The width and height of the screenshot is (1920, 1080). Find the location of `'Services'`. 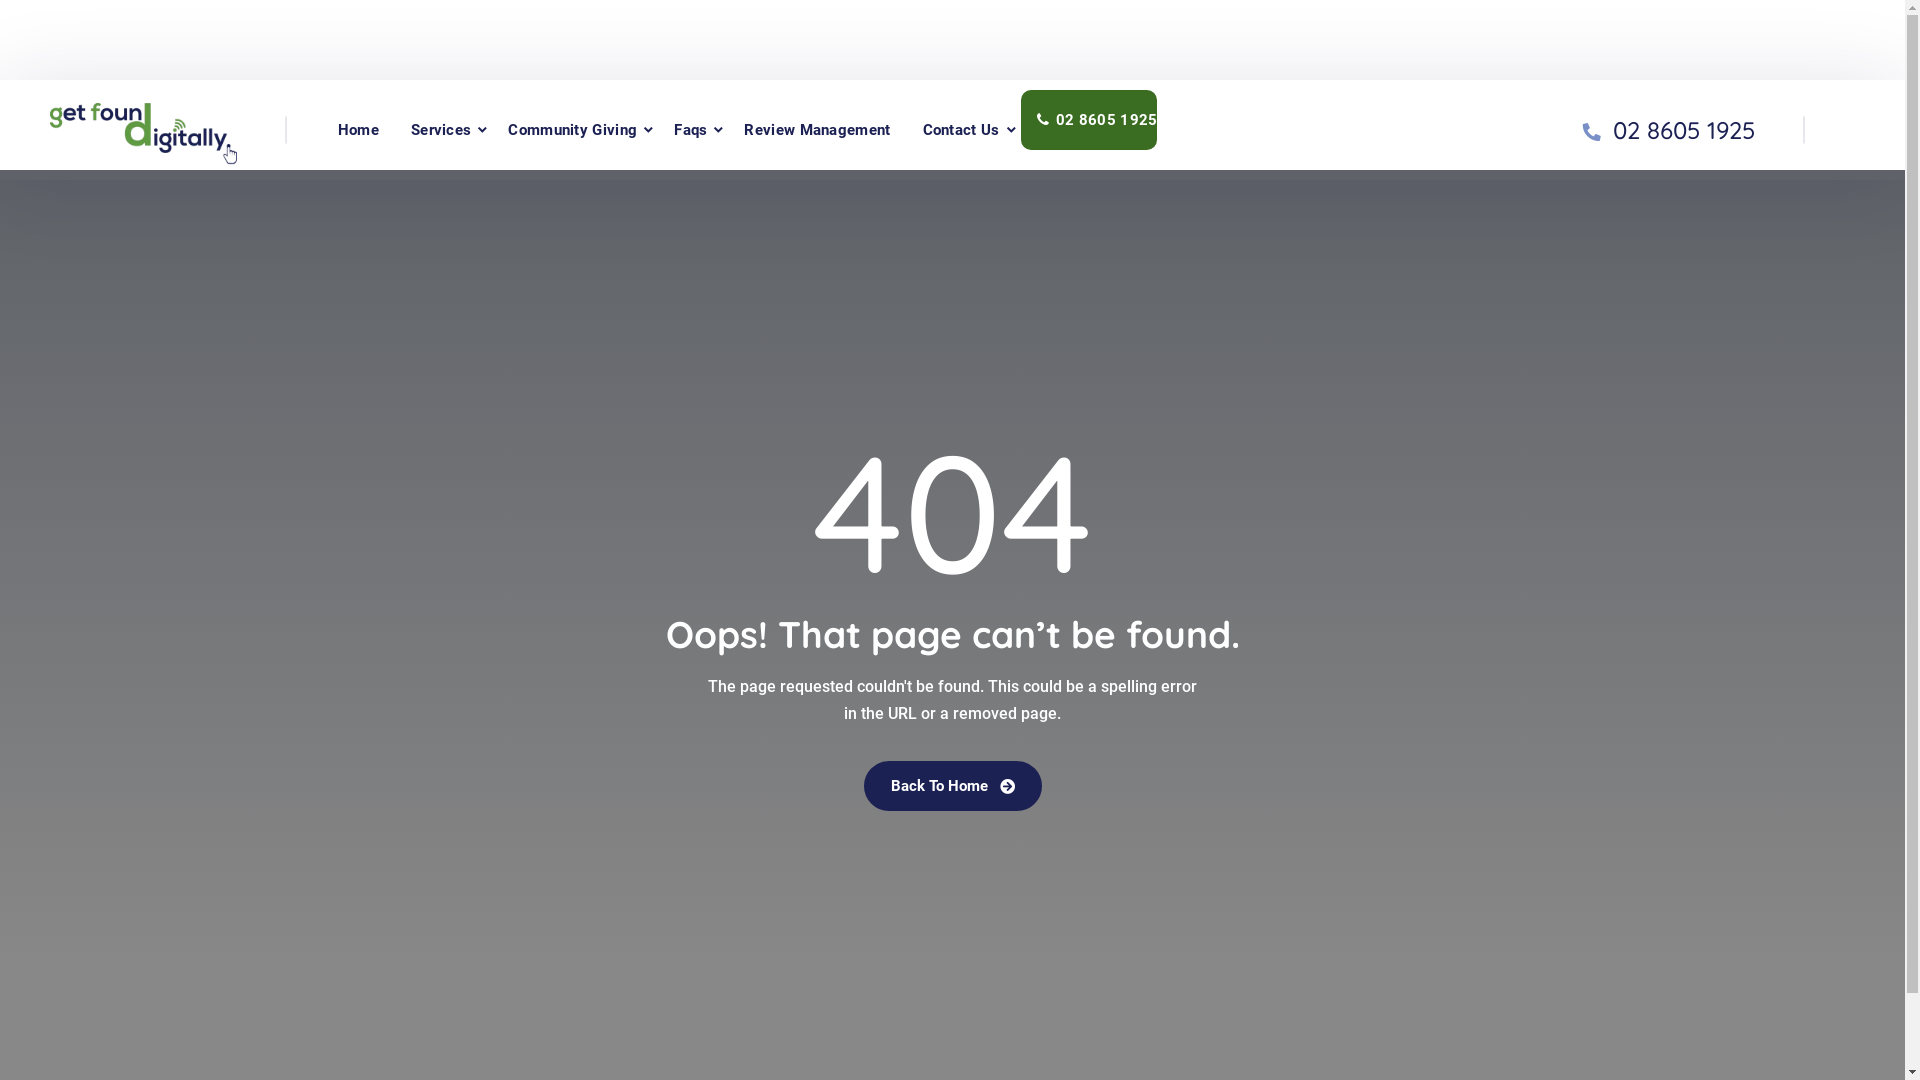

'Services' is located at coordinates (440, 130).